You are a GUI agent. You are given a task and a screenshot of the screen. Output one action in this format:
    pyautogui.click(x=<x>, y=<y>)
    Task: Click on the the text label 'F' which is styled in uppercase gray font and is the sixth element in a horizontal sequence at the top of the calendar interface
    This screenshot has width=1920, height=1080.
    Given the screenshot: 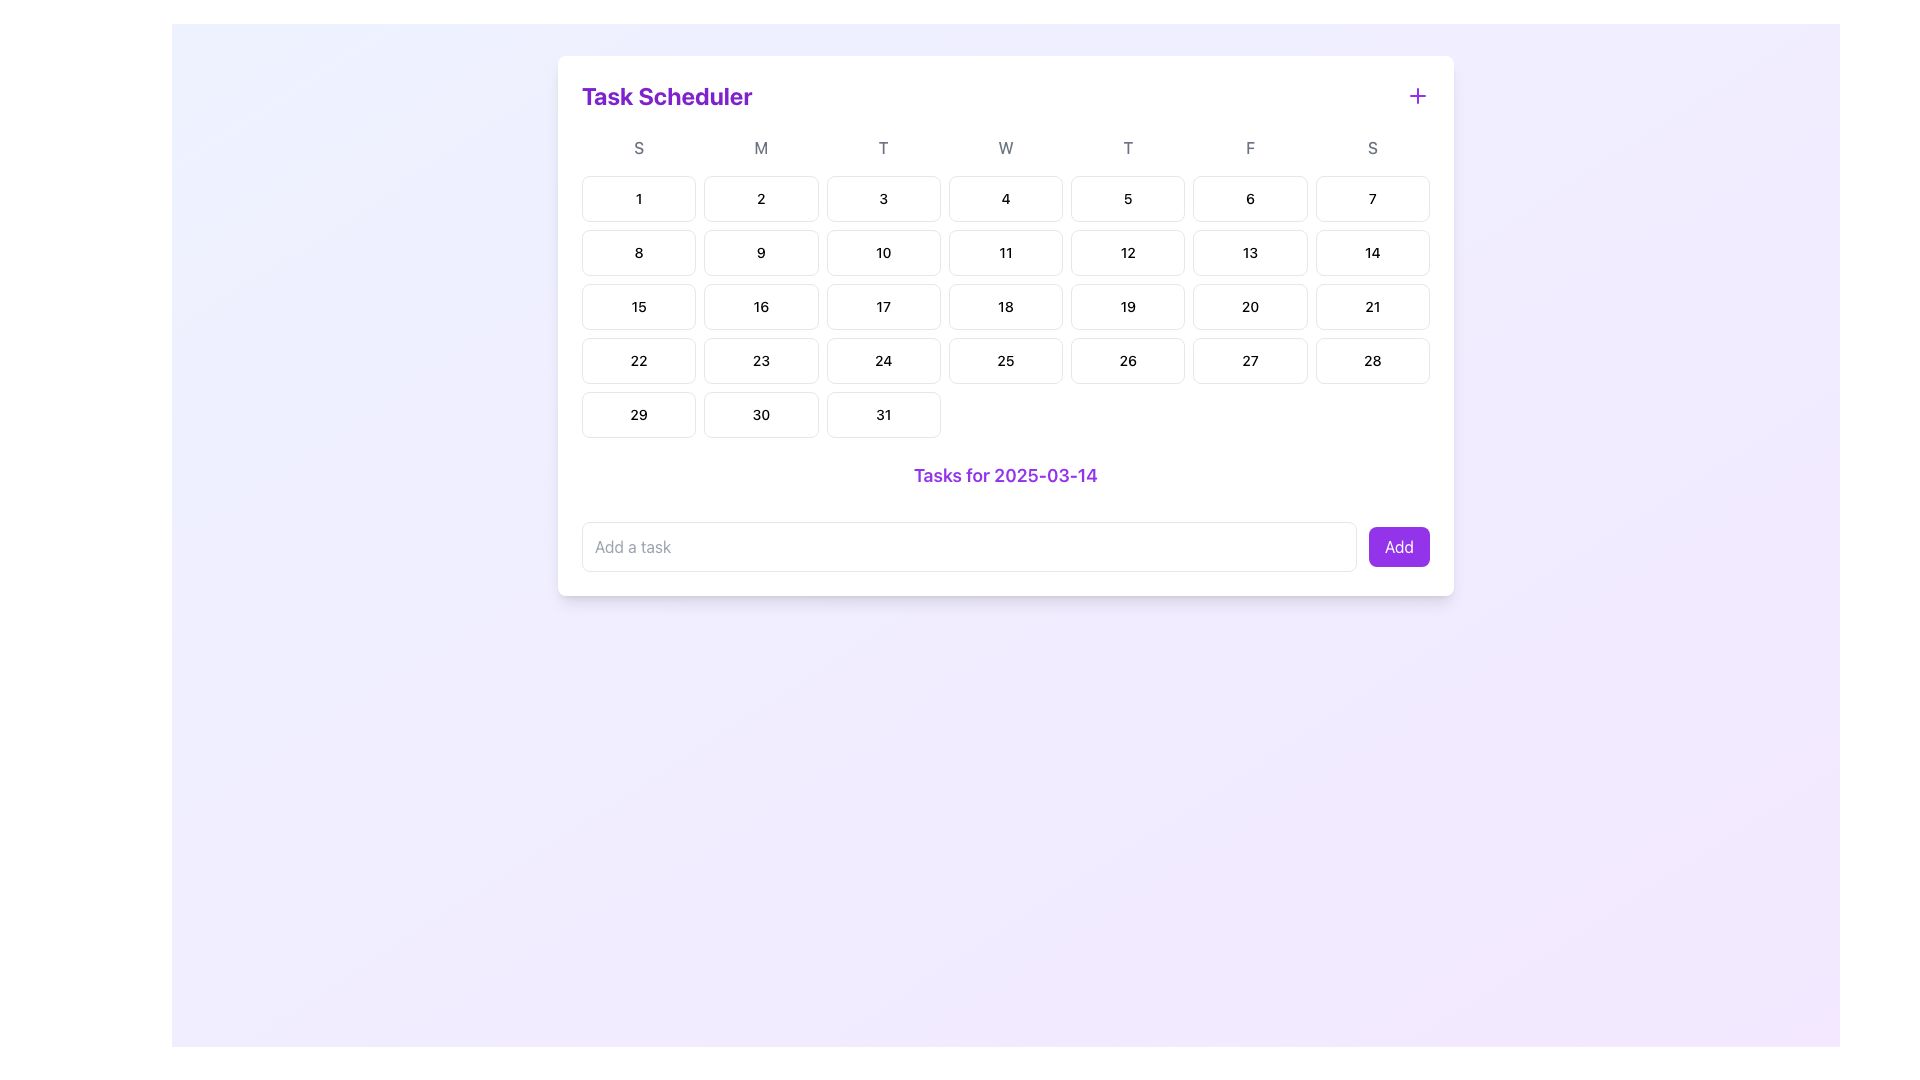 What is the action you would take?
    pyautogui.click(x=1249, y=146)
    